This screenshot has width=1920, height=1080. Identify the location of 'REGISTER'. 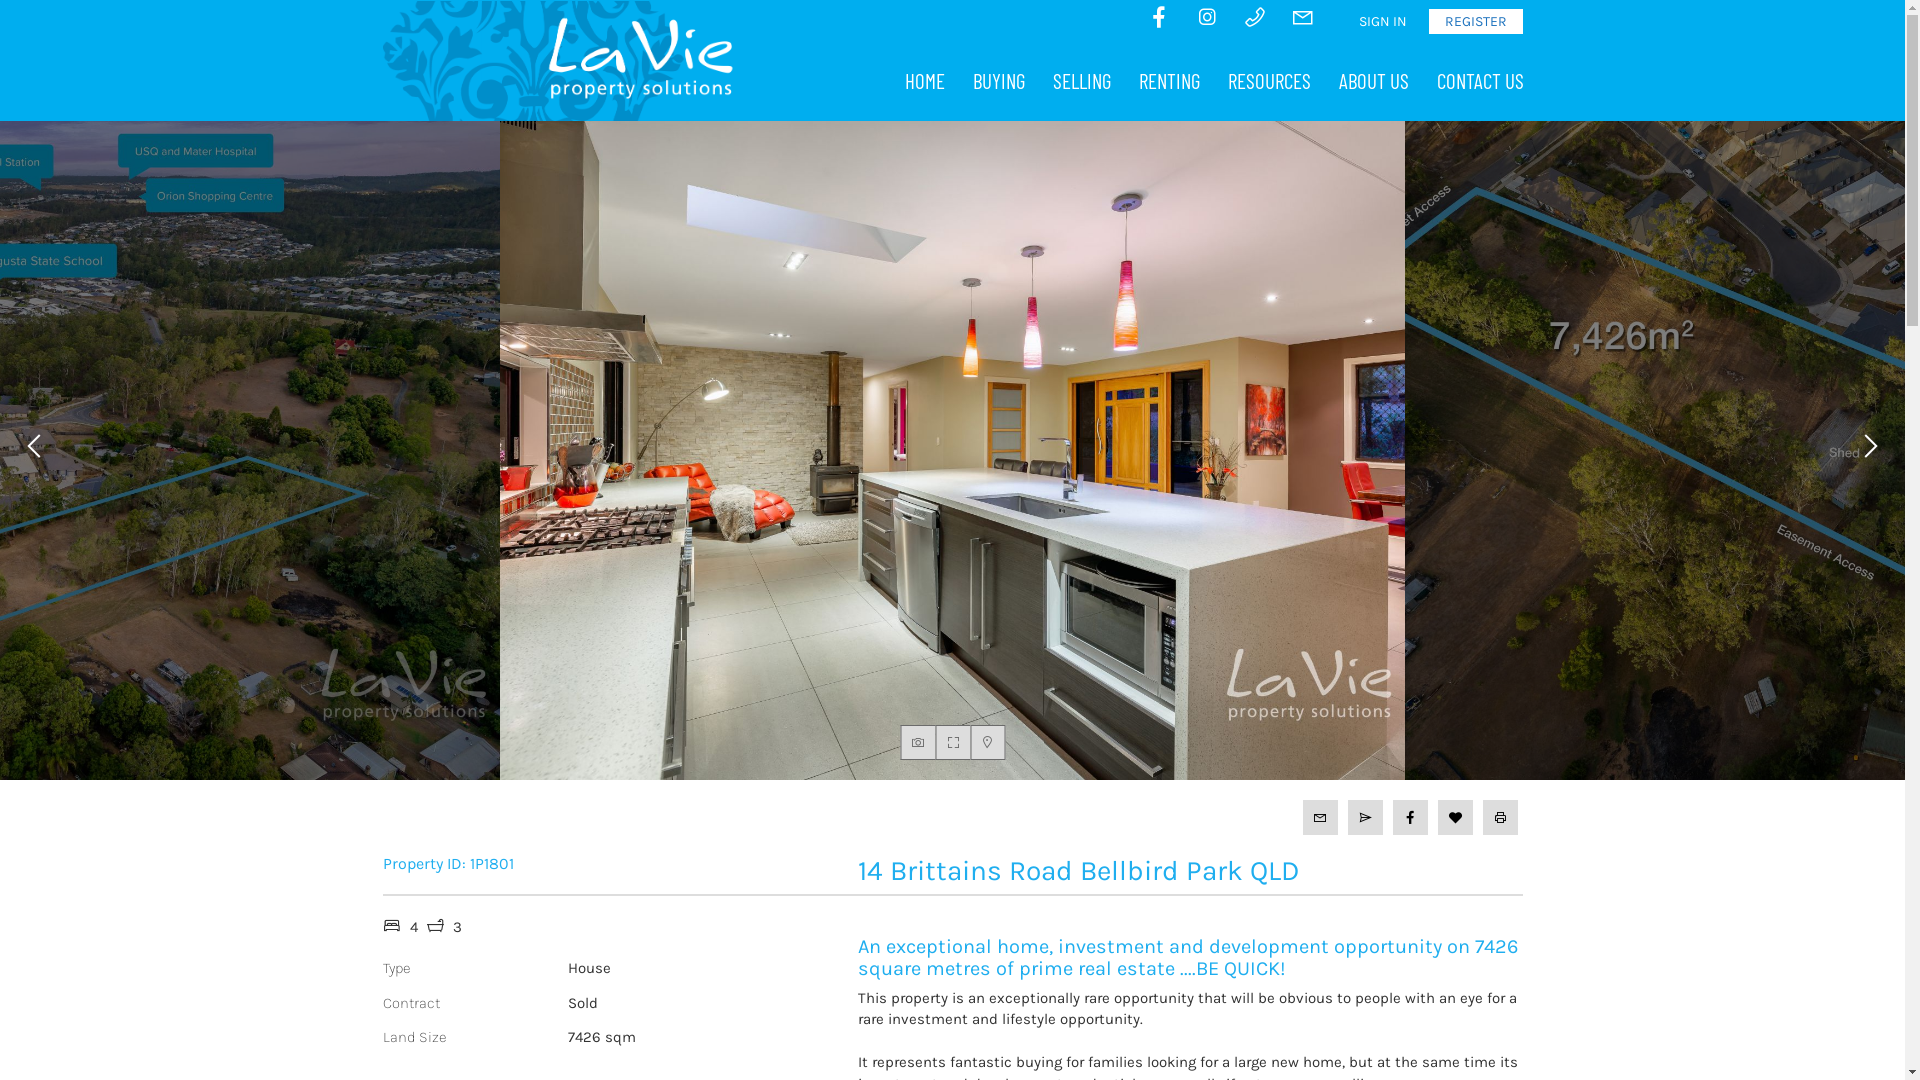
(1474, 21).